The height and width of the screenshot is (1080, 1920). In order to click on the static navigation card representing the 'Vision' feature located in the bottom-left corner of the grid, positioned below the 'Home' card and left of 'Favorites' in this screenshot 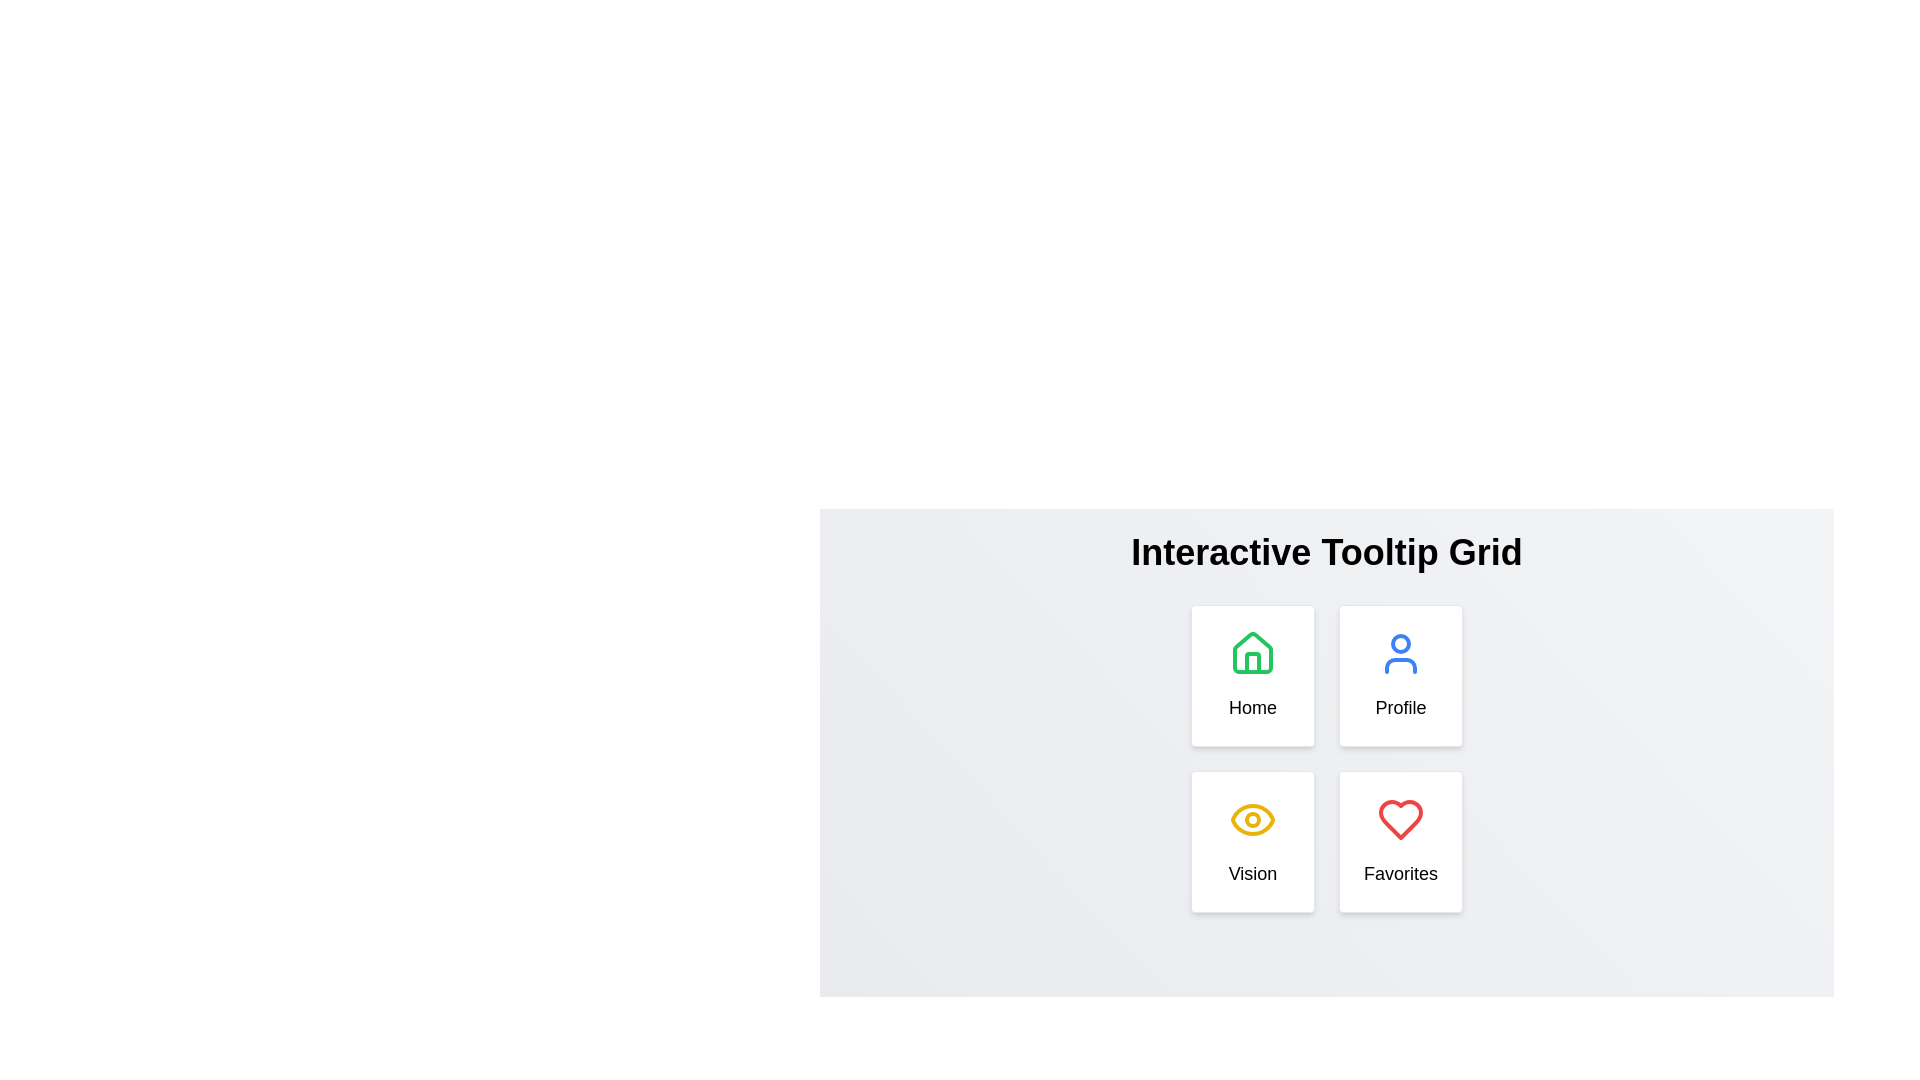, I will do `click(1251, 841)`.